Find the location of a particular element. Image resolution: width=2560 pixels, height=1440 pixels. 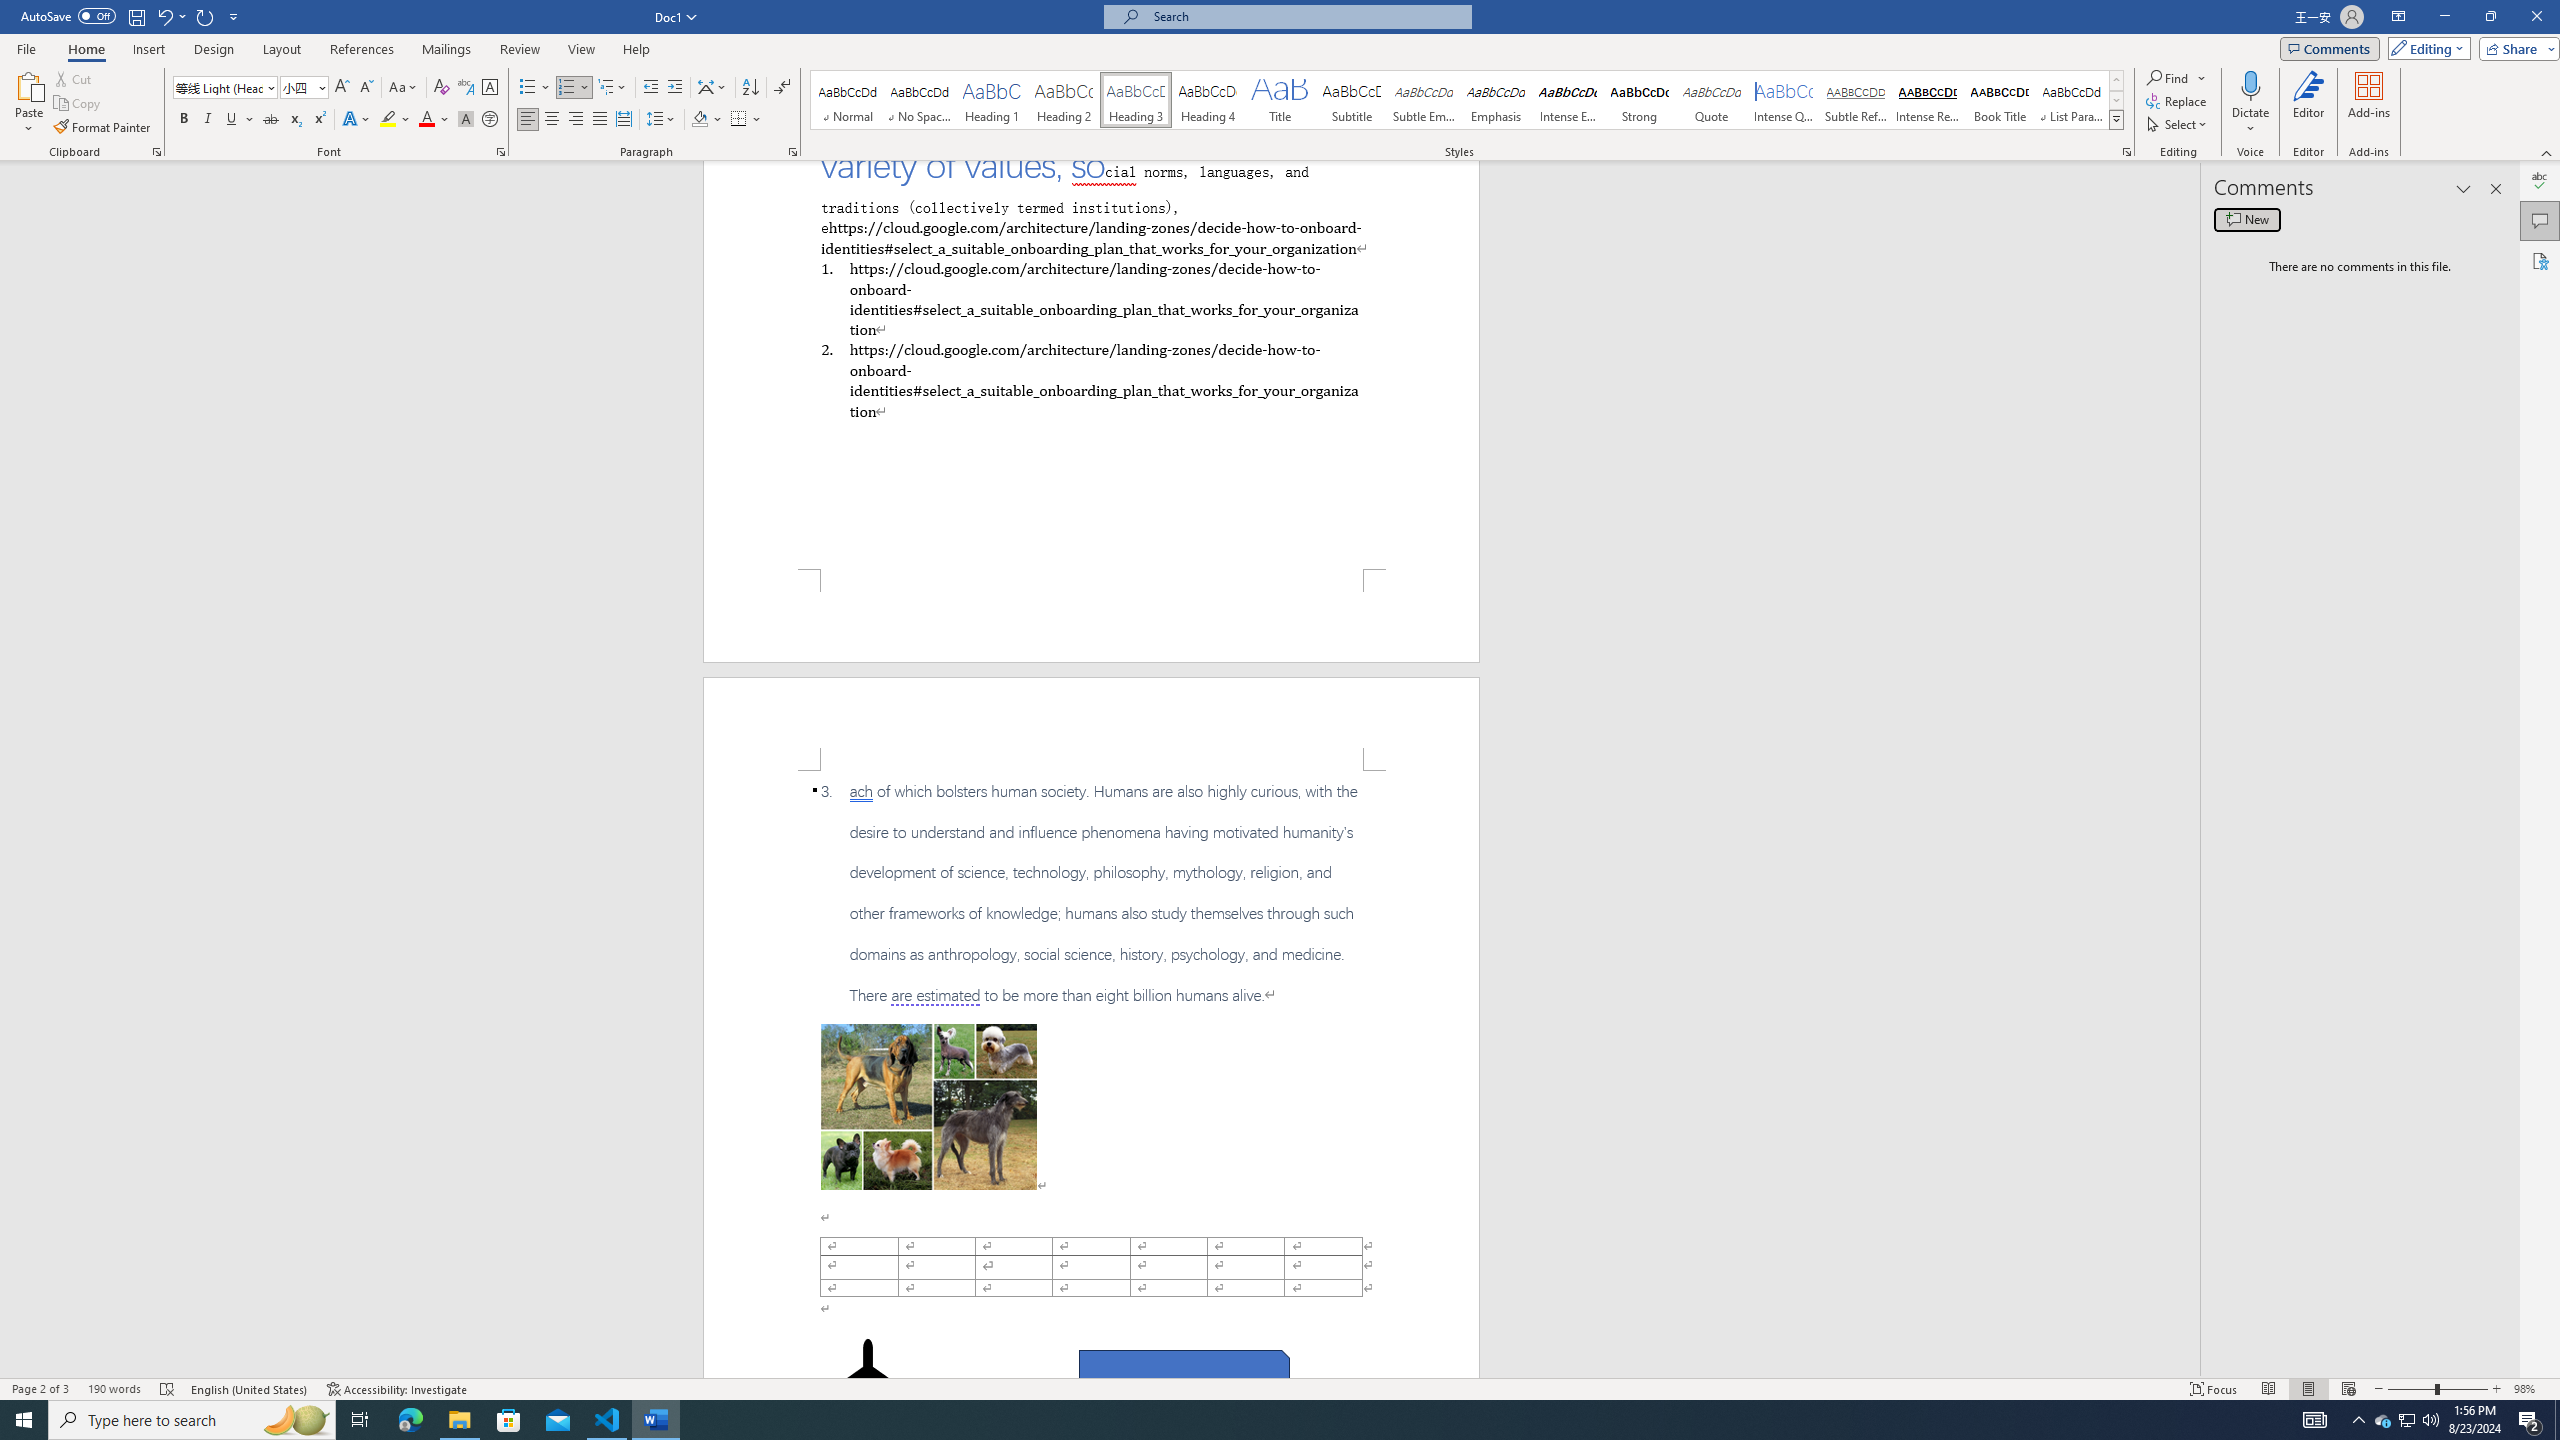

'Header -Section 1-' is located at coordinates (1091, 723).